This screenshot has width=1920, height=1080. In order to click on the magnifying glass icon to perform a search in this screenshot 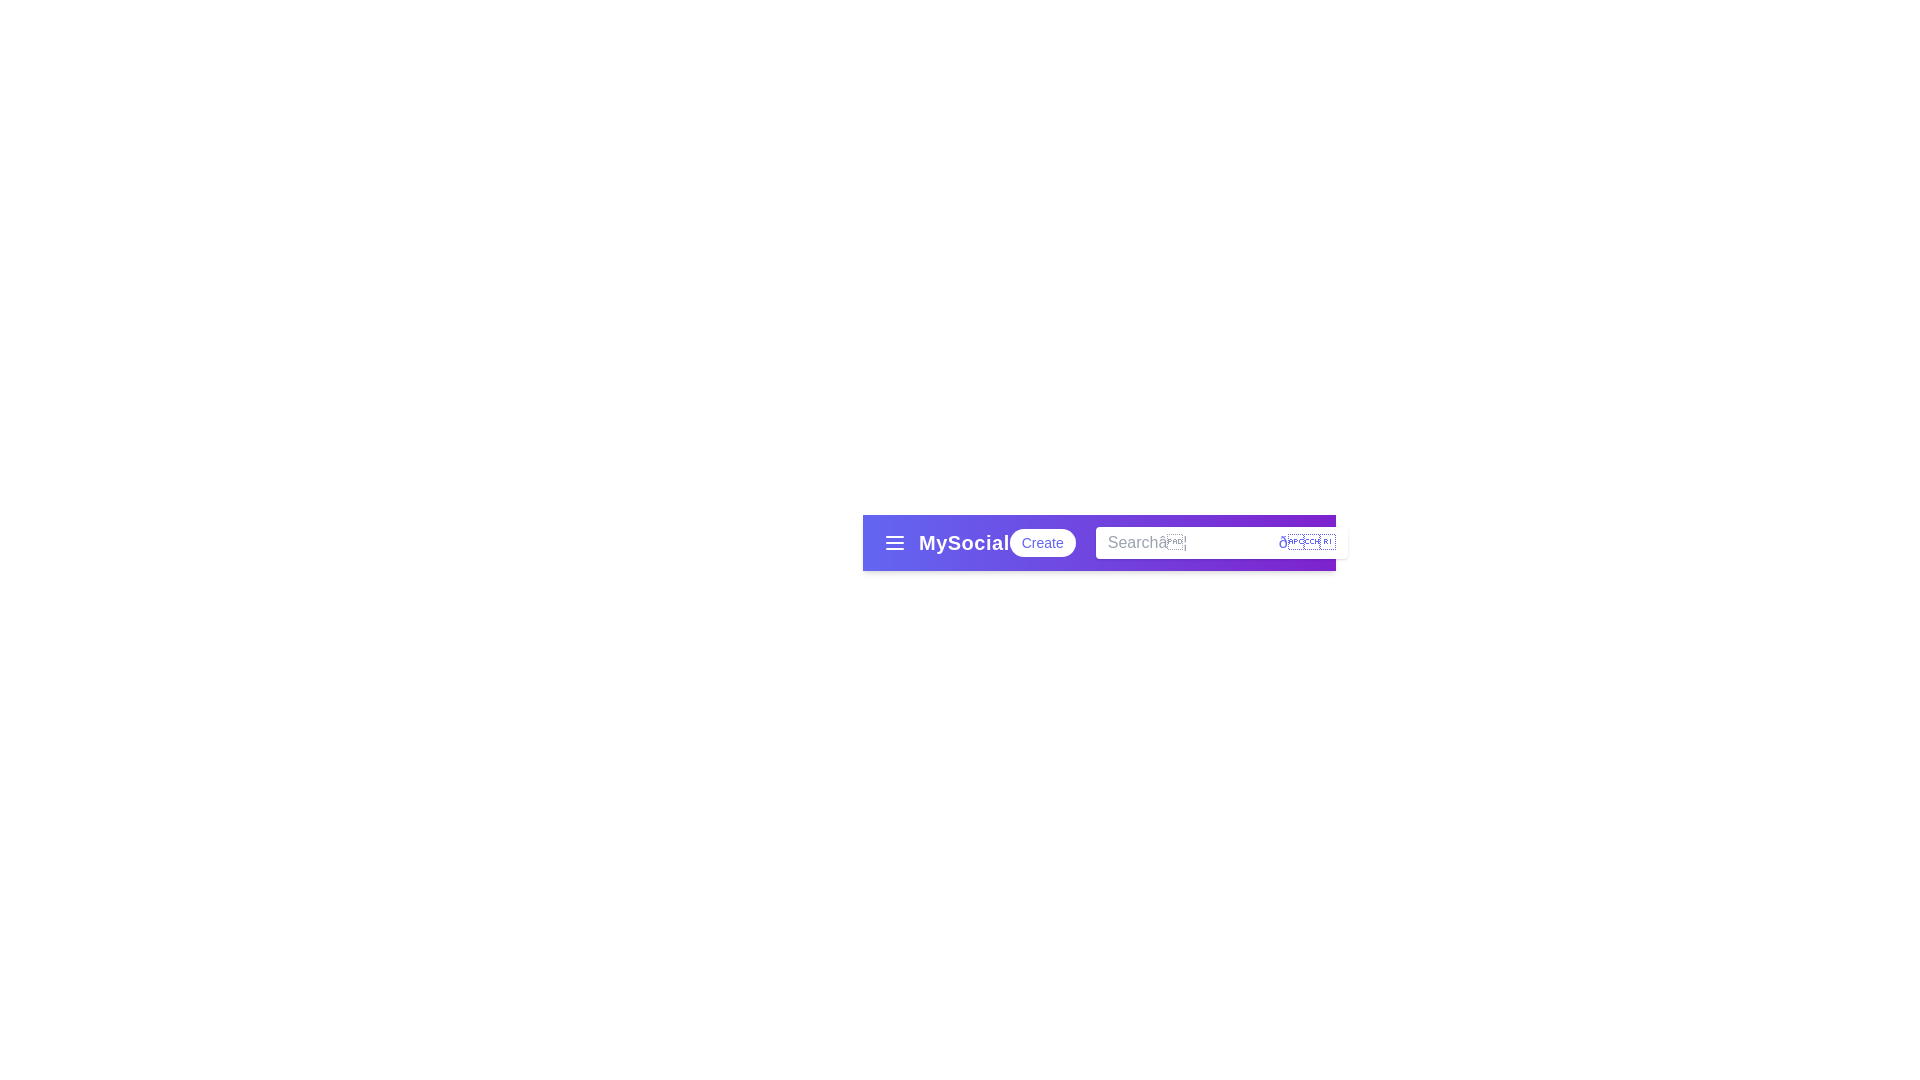, I will do `click(1306, 543)`.